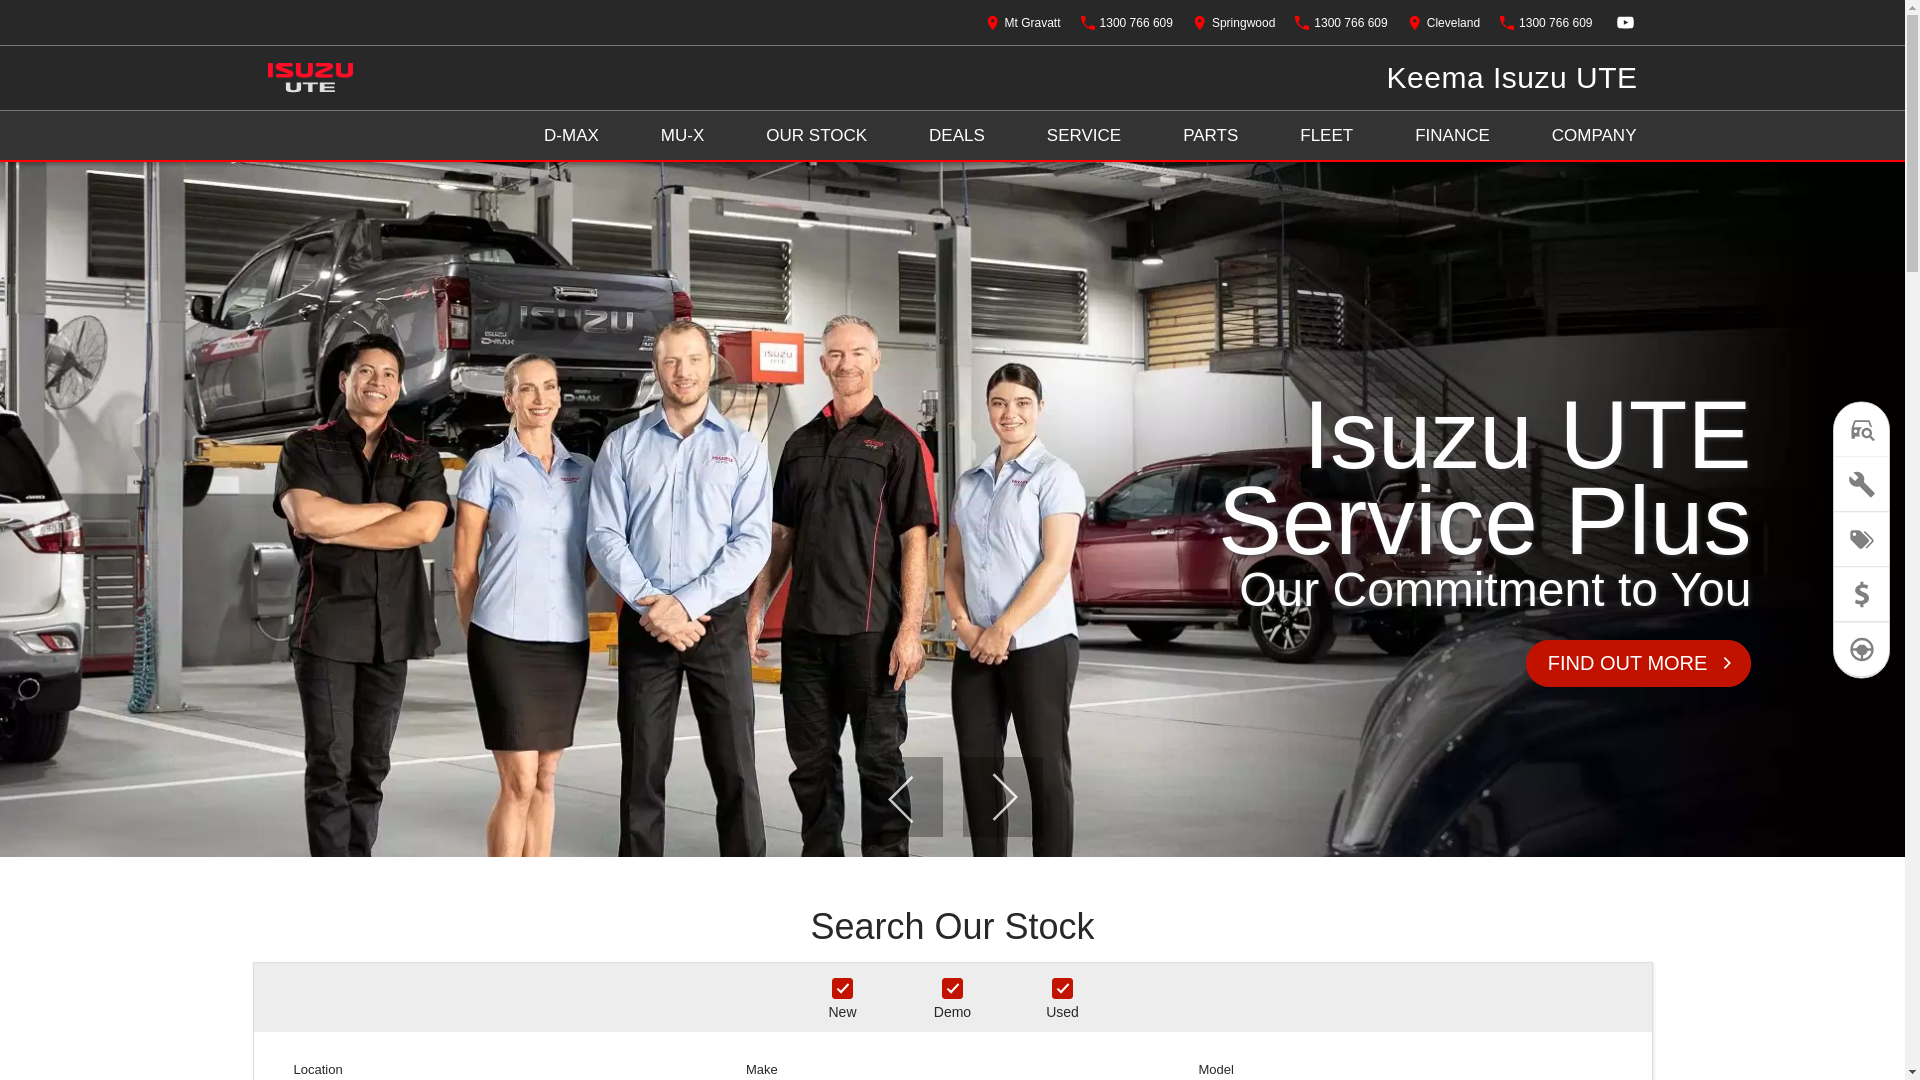 The height and width of the screenshot is (1080, 1920). What do you see at coordinates (1386, 76) in the screenshot?
I see `'Keema Isuzu UTE'` at bounding box center [1386, 76].